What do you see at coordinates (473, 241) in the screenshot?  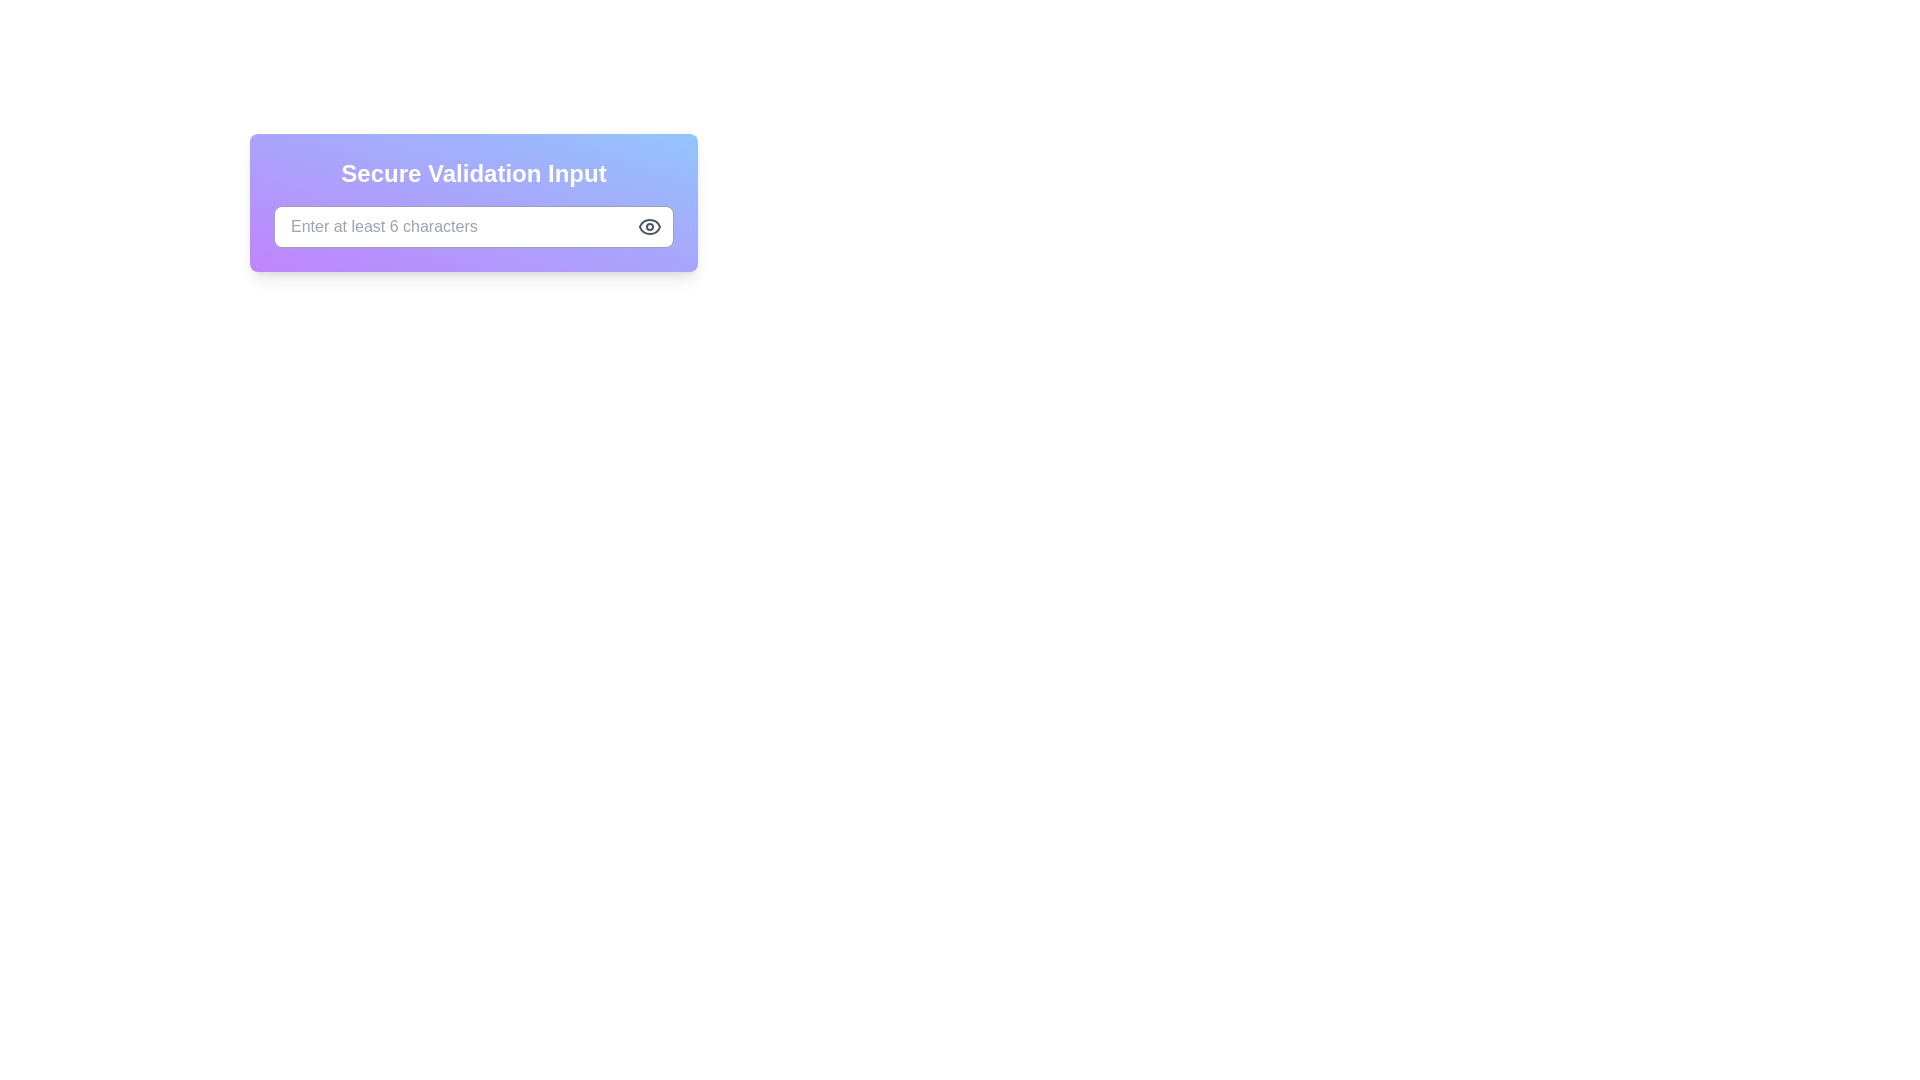 I see `the text input field with a visibility toggle button that has a placeholder stating 'Enter at least 6 characters'` at bounding box center [473, 241].